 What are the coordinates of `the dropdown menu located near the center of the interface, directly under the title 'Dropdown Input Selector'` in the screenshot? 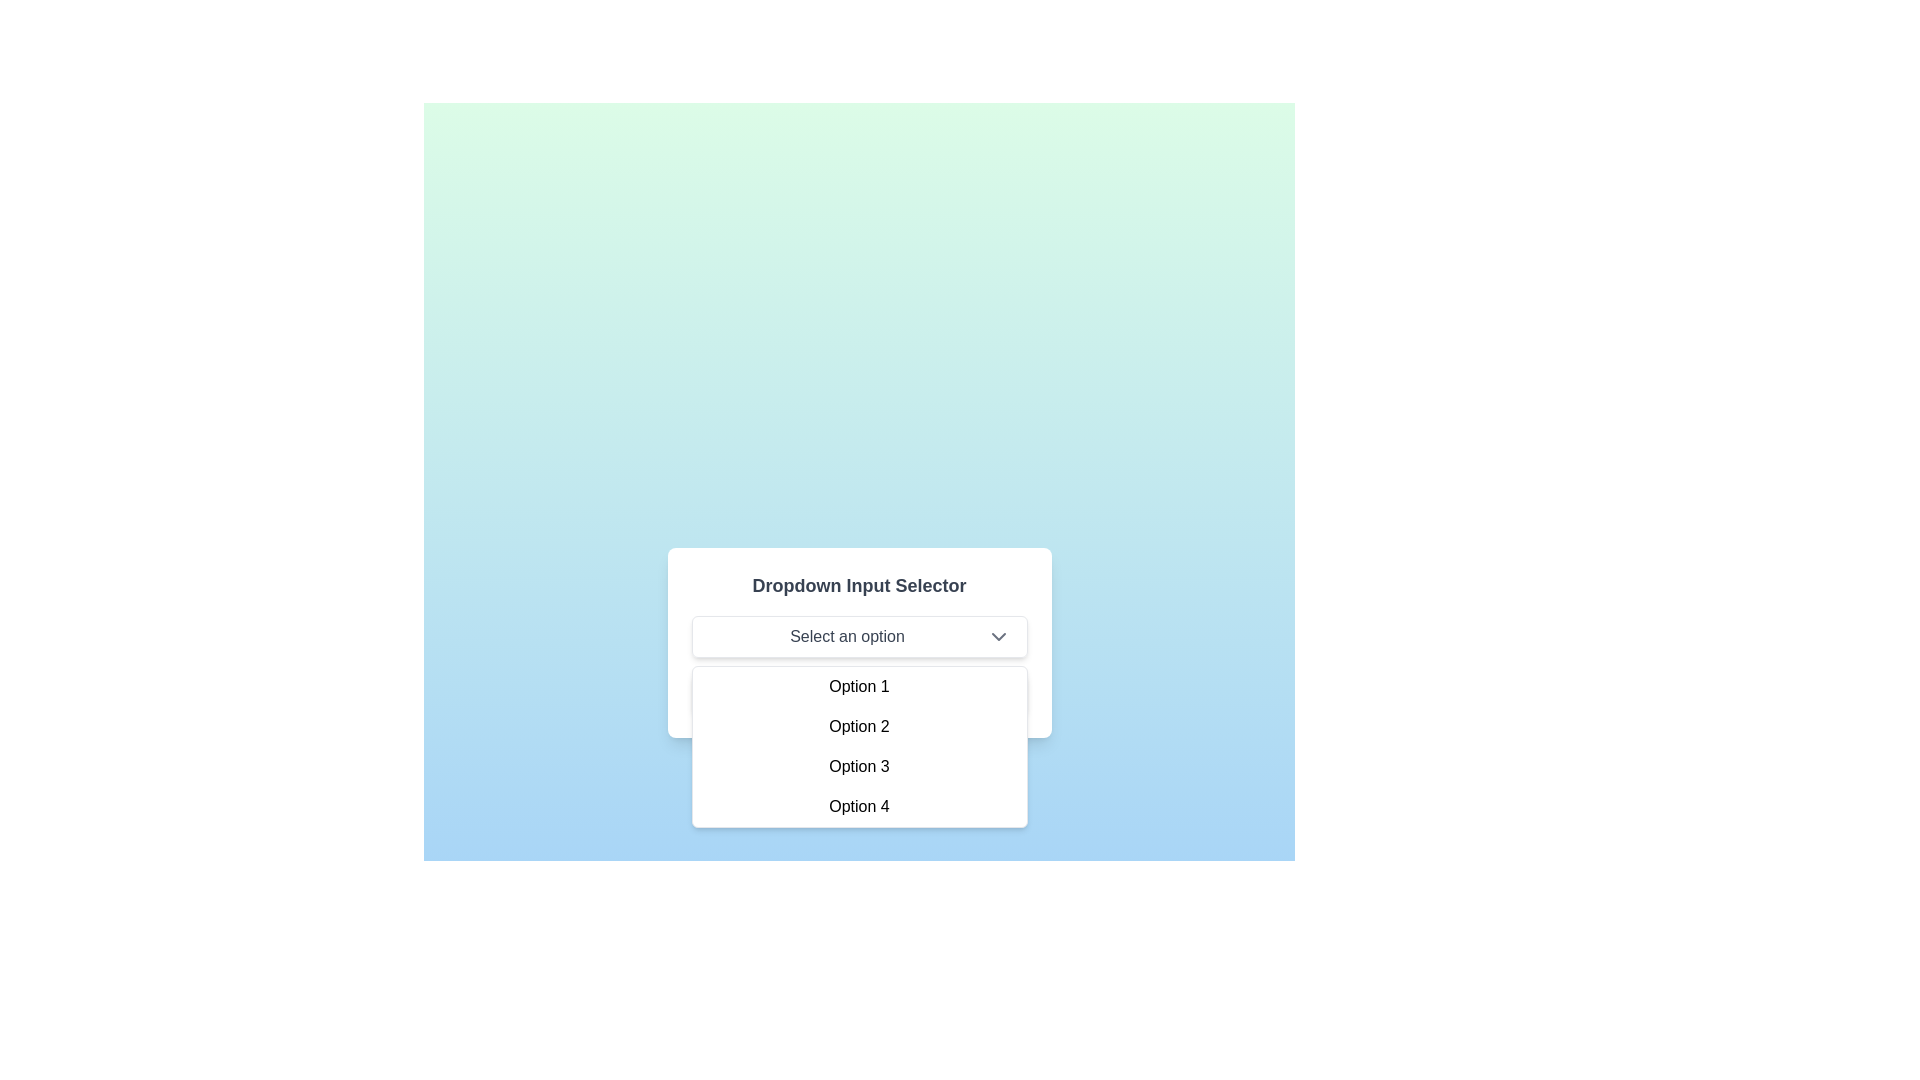 It's located at (859, 643).